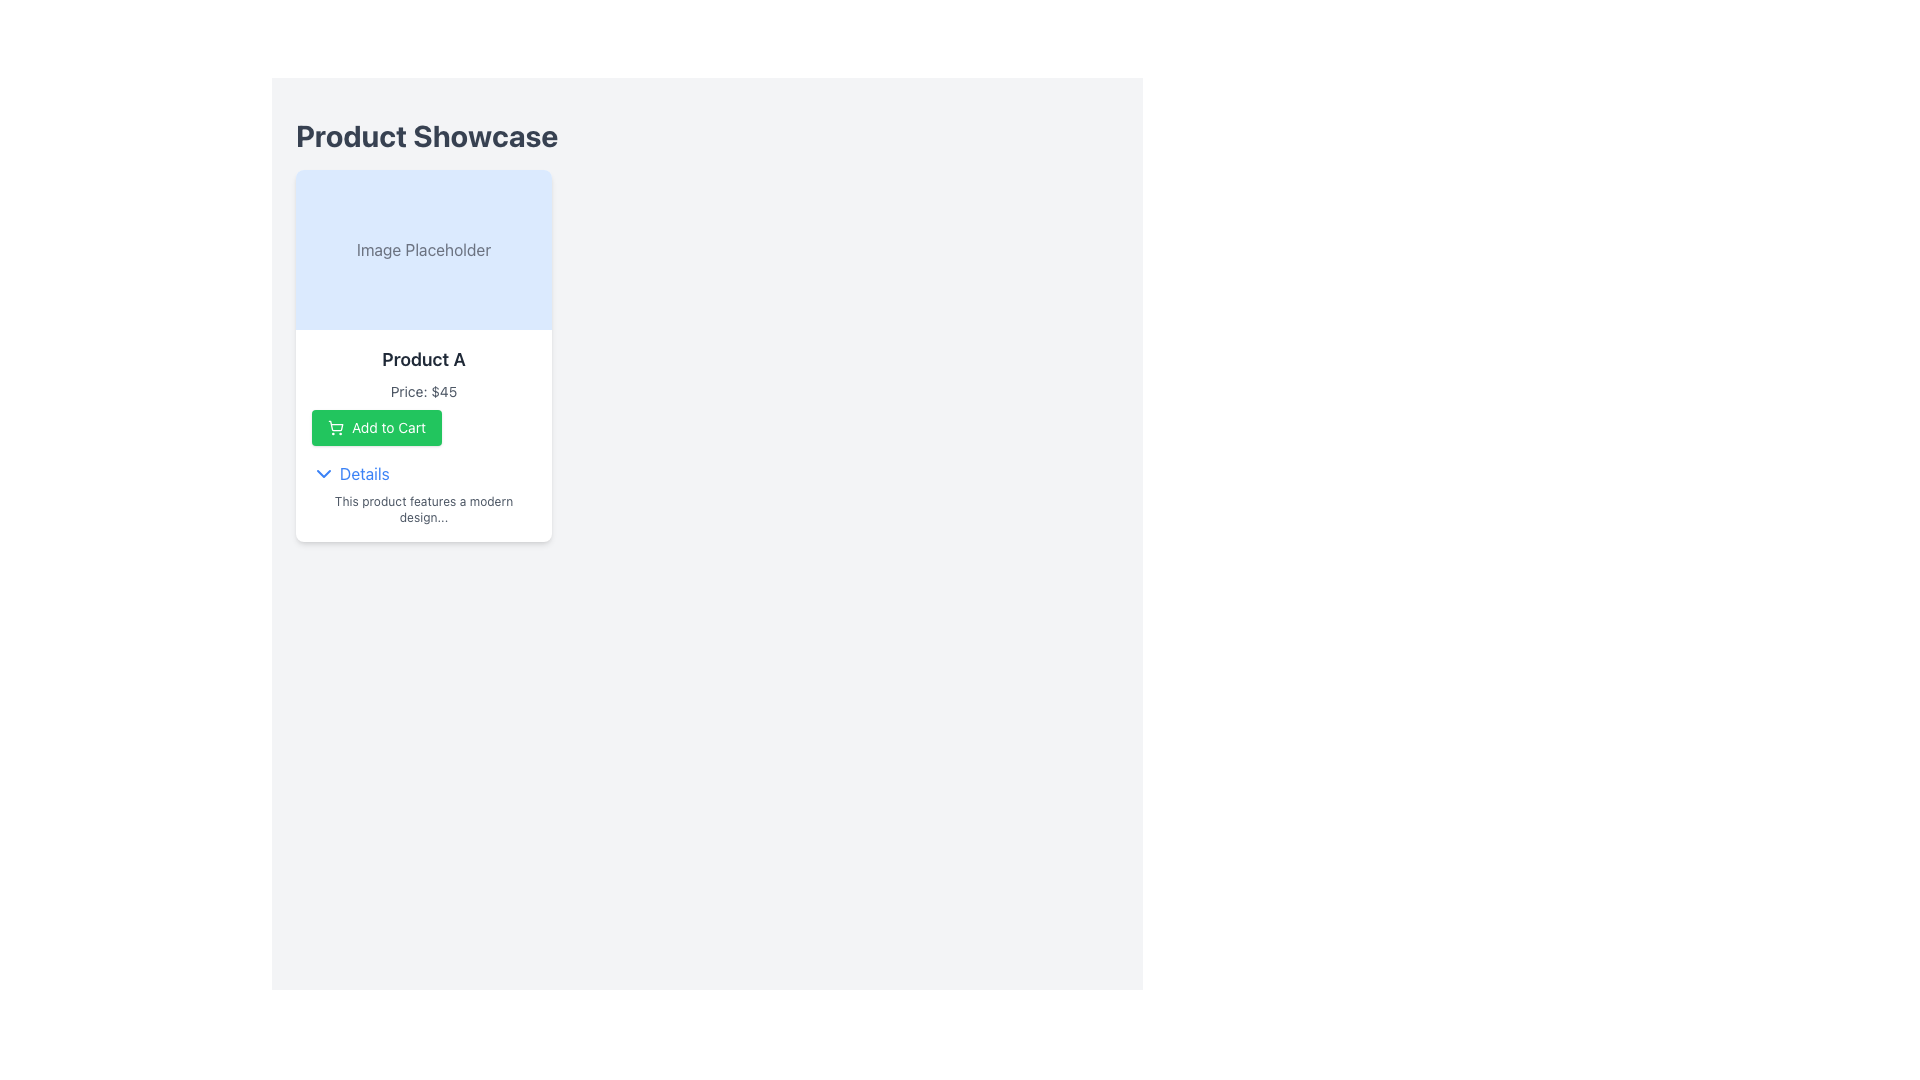  Describe the element at coordinates (422, 249) in the screenshot. I see `the image placeholder at the top of the card, which is positioned directly above the title 'Product A'` at that location.